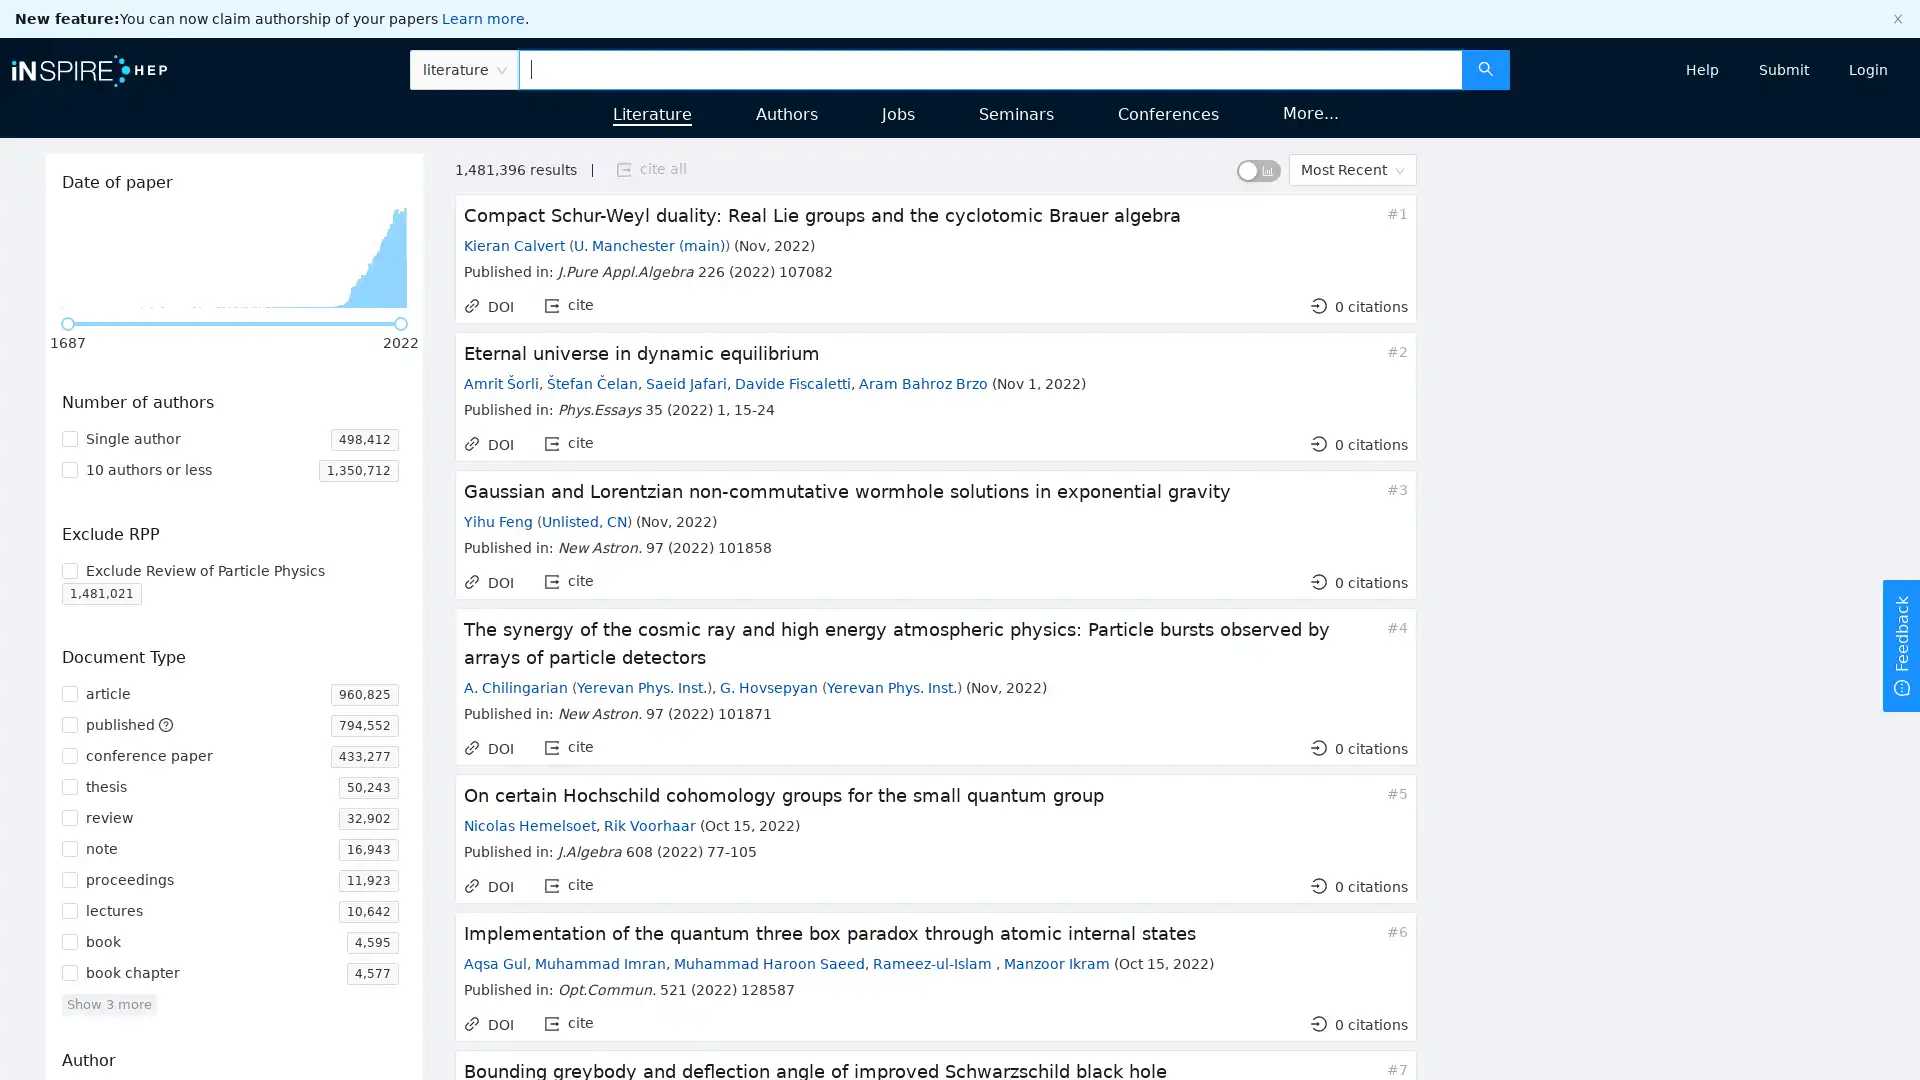 Image resolution: width=1920 pixels, height=1080 pixels. I want to click on export cite, so click(566, 305).